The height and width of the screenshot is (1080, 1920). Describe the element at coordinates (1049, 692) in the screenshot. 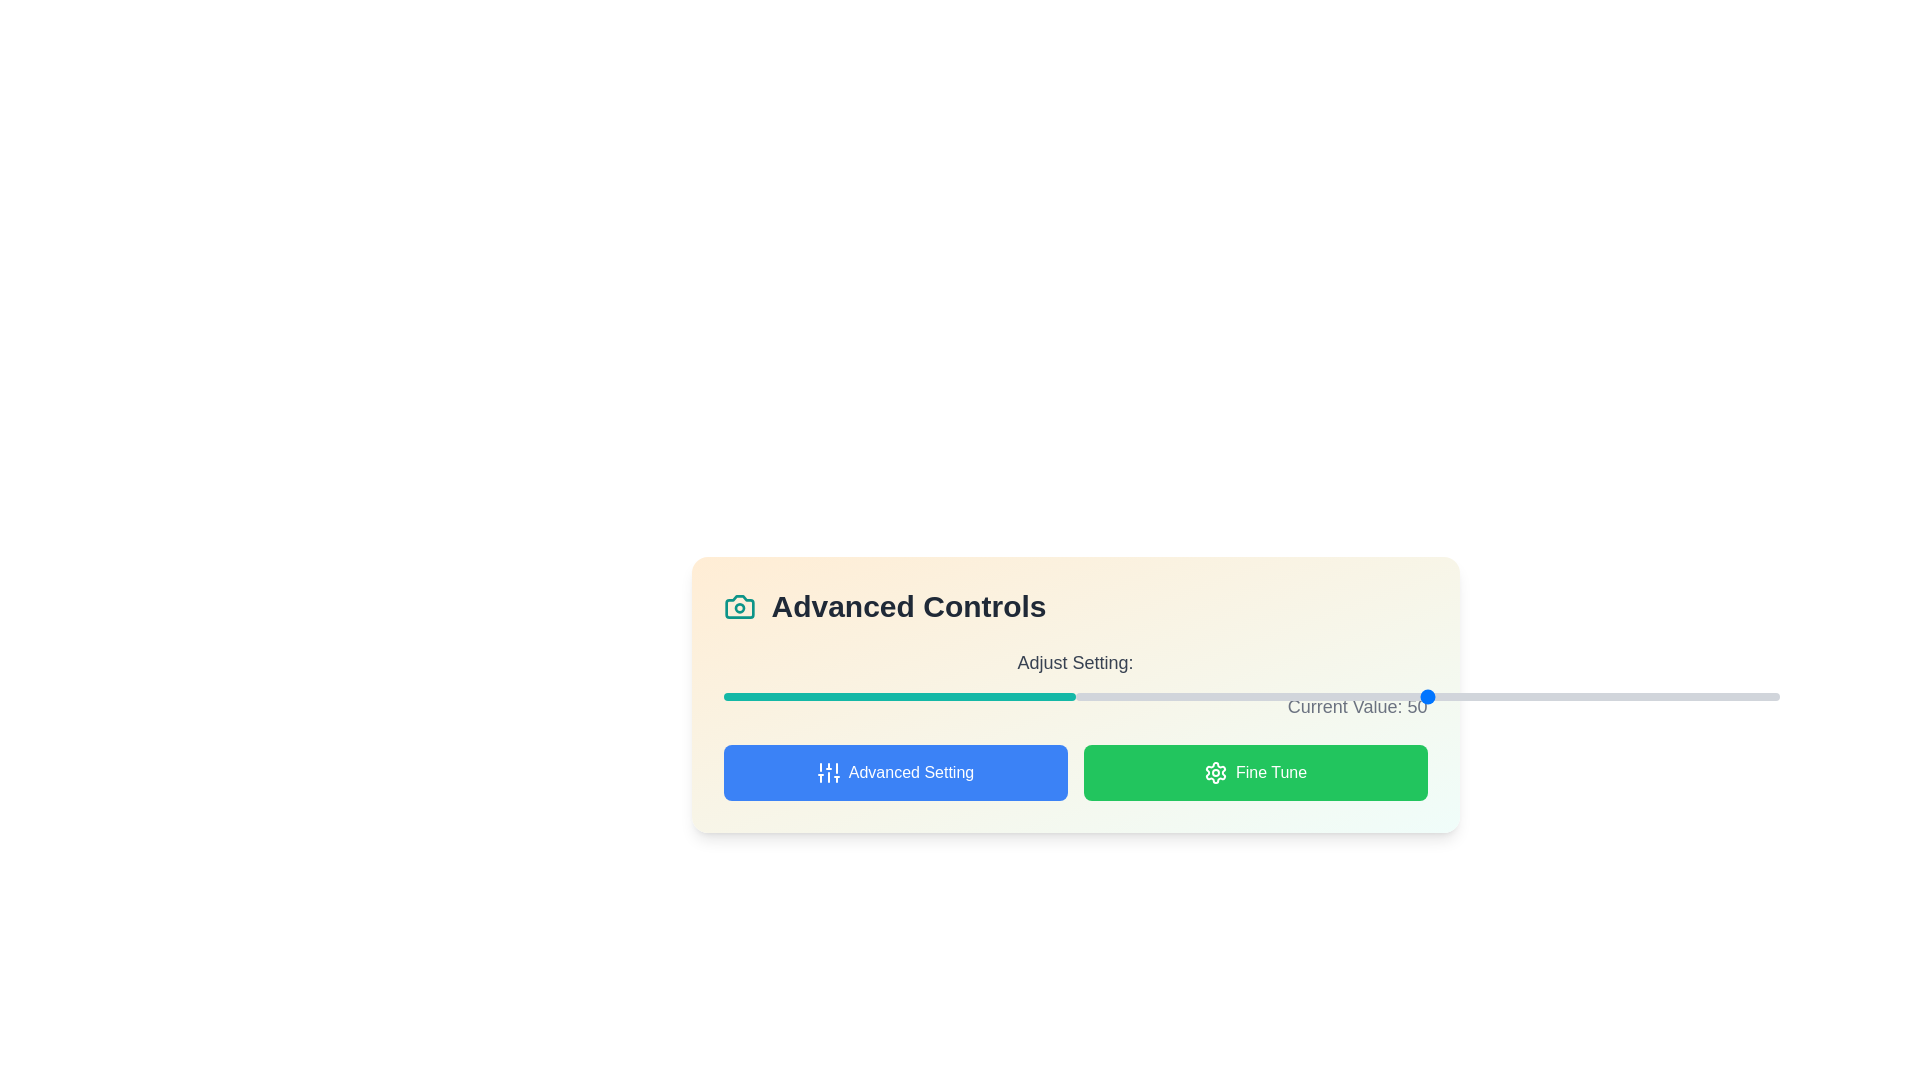

I see `the slider` at that location.